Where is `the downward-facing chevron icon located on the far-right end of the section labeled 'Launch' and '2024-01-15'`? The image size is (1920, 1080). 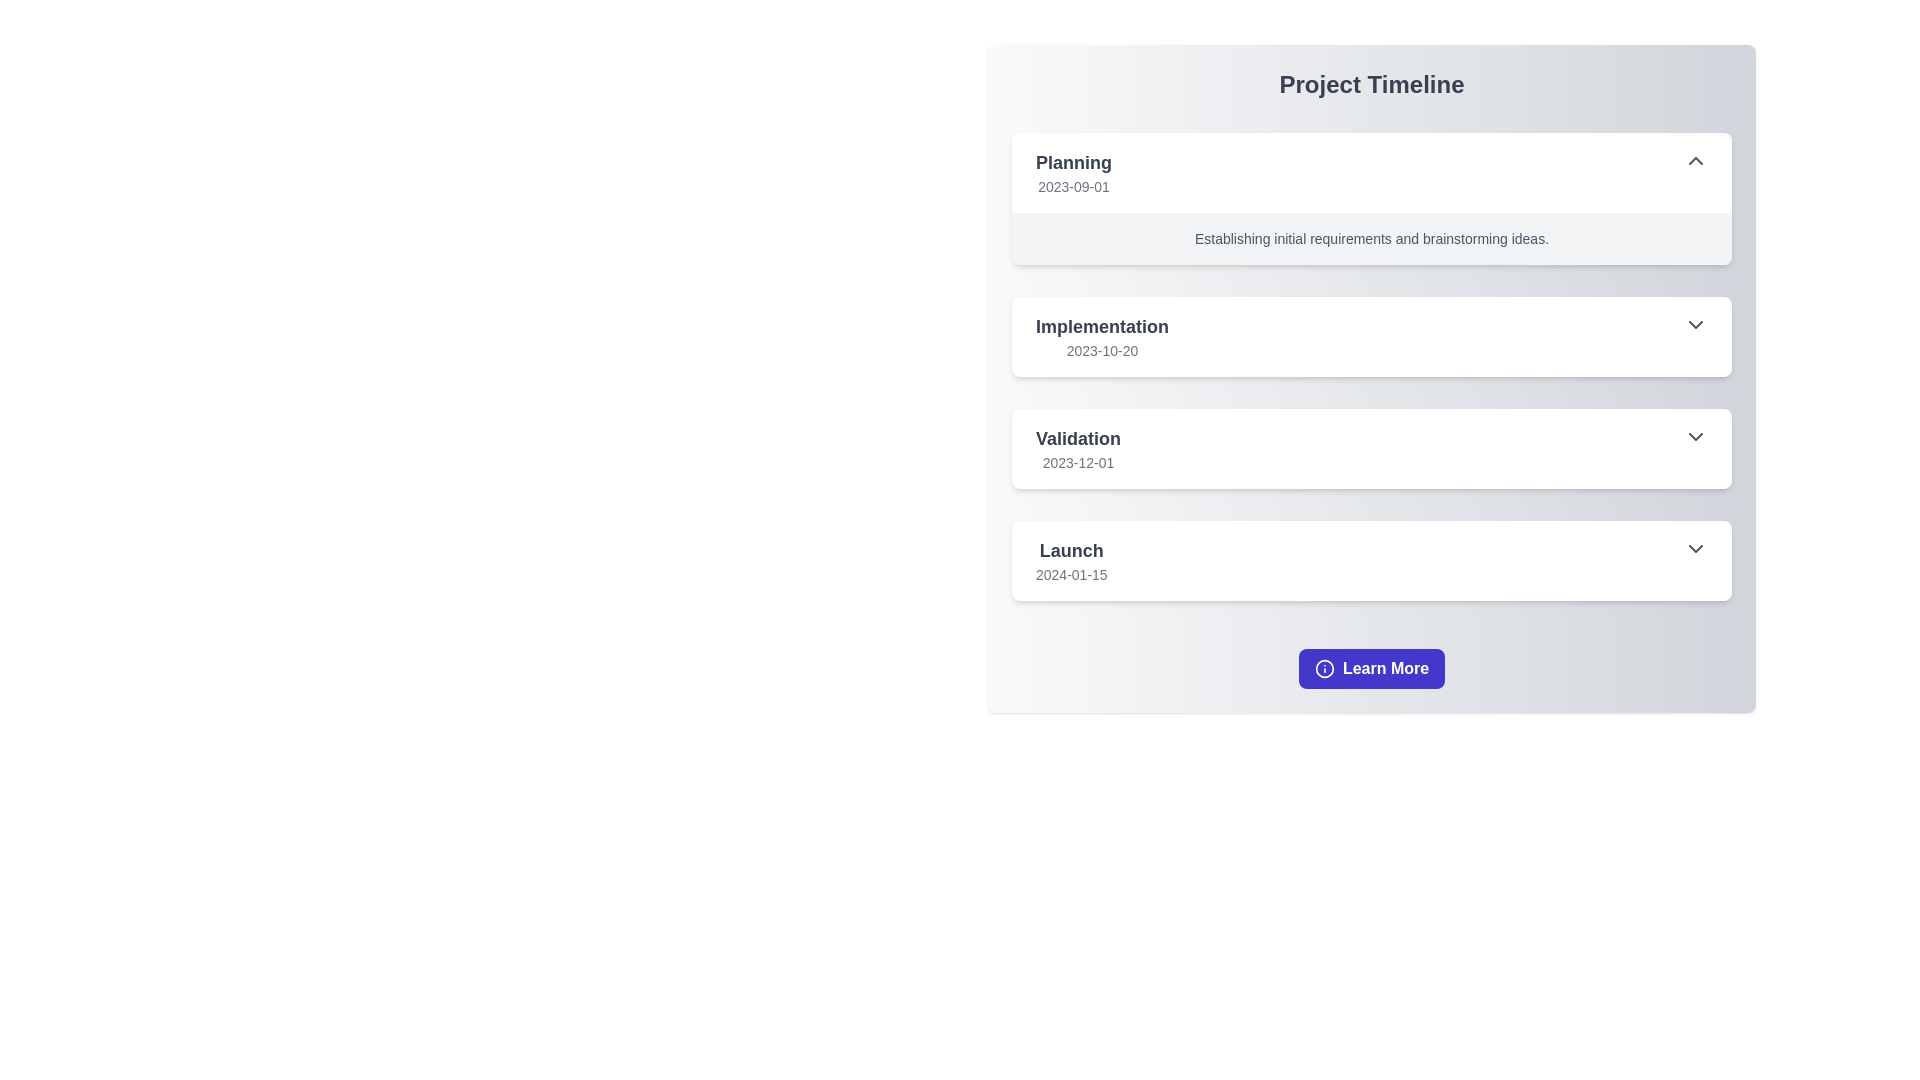
the downward-facing chevron icon located on the far-right end of the section labeled 'Launch' and '2024-01-15' is located at coordinates (1694, 548).